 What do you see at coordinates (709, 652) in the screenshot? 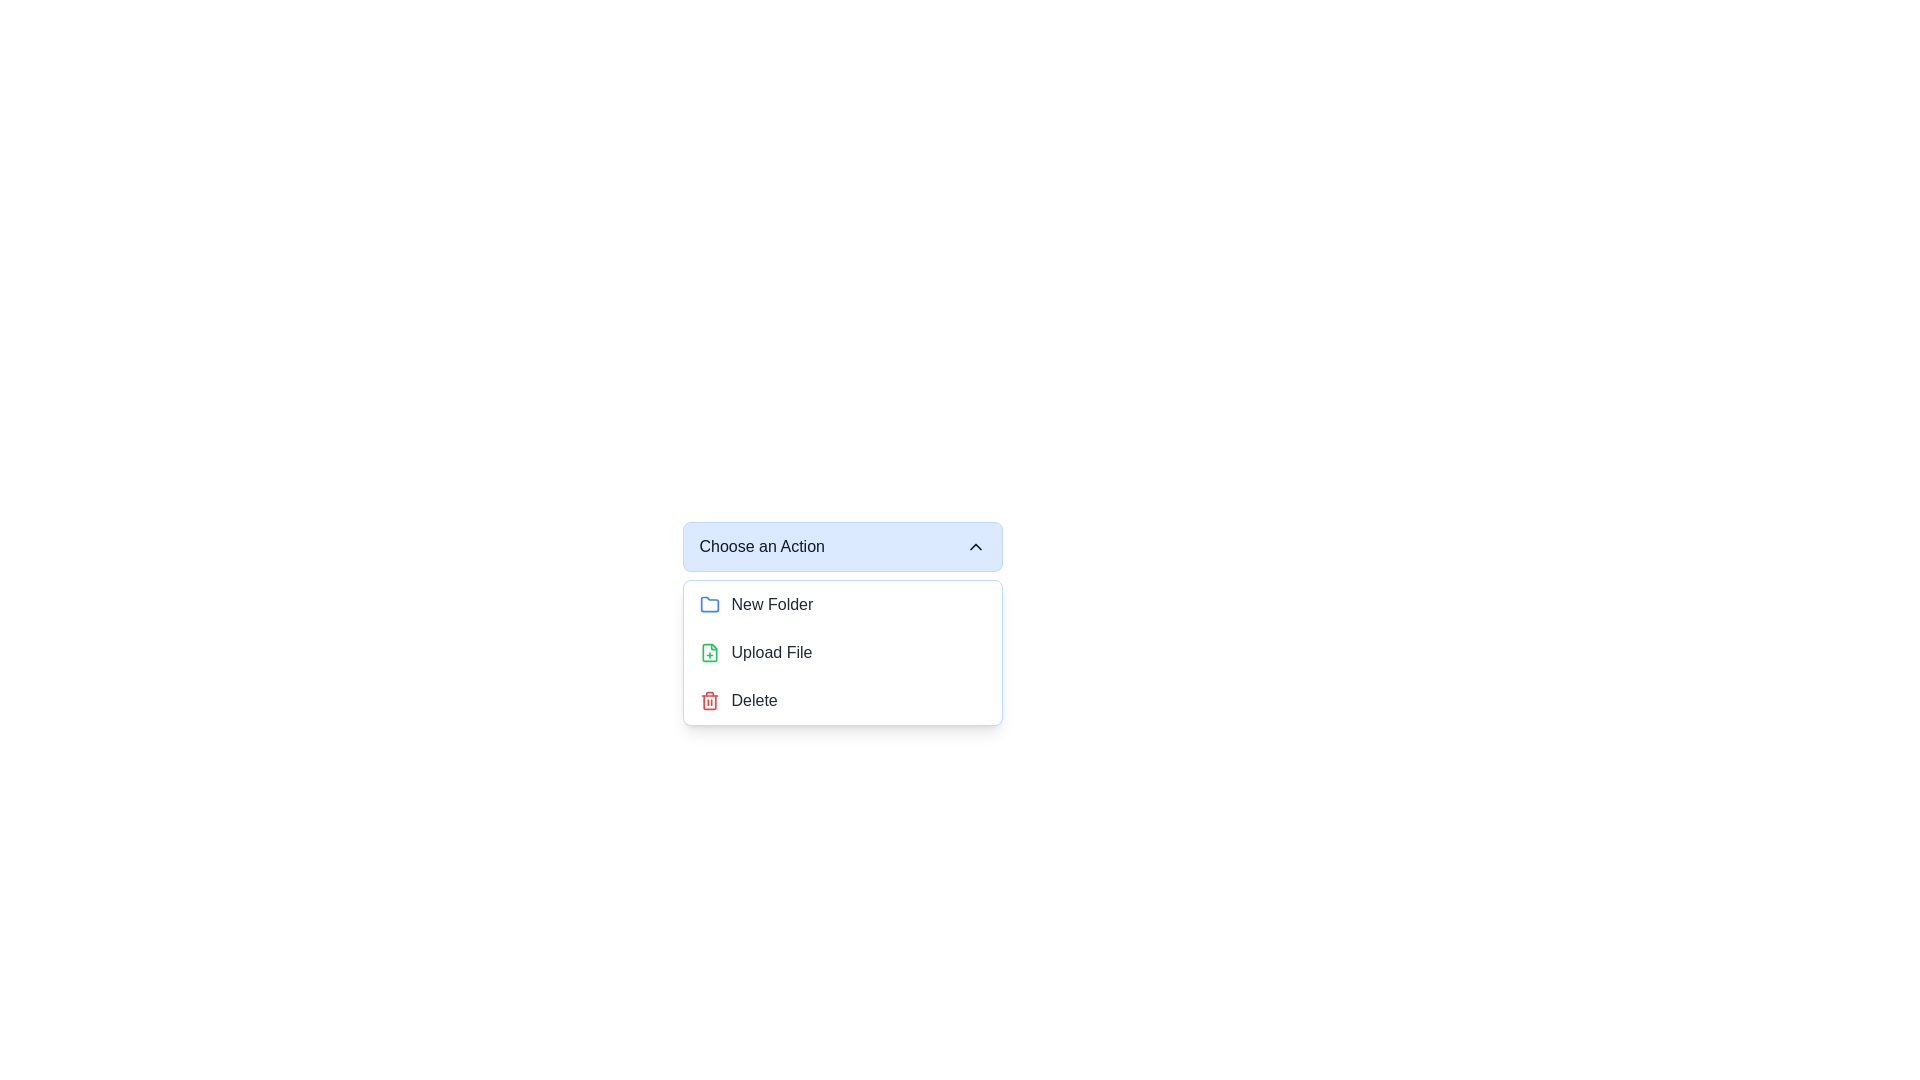
I see `the 'Upload File' icon located in the dropdown menu, positioned to the left of the 'Upload File' text label` at bounding box center [709, 652].